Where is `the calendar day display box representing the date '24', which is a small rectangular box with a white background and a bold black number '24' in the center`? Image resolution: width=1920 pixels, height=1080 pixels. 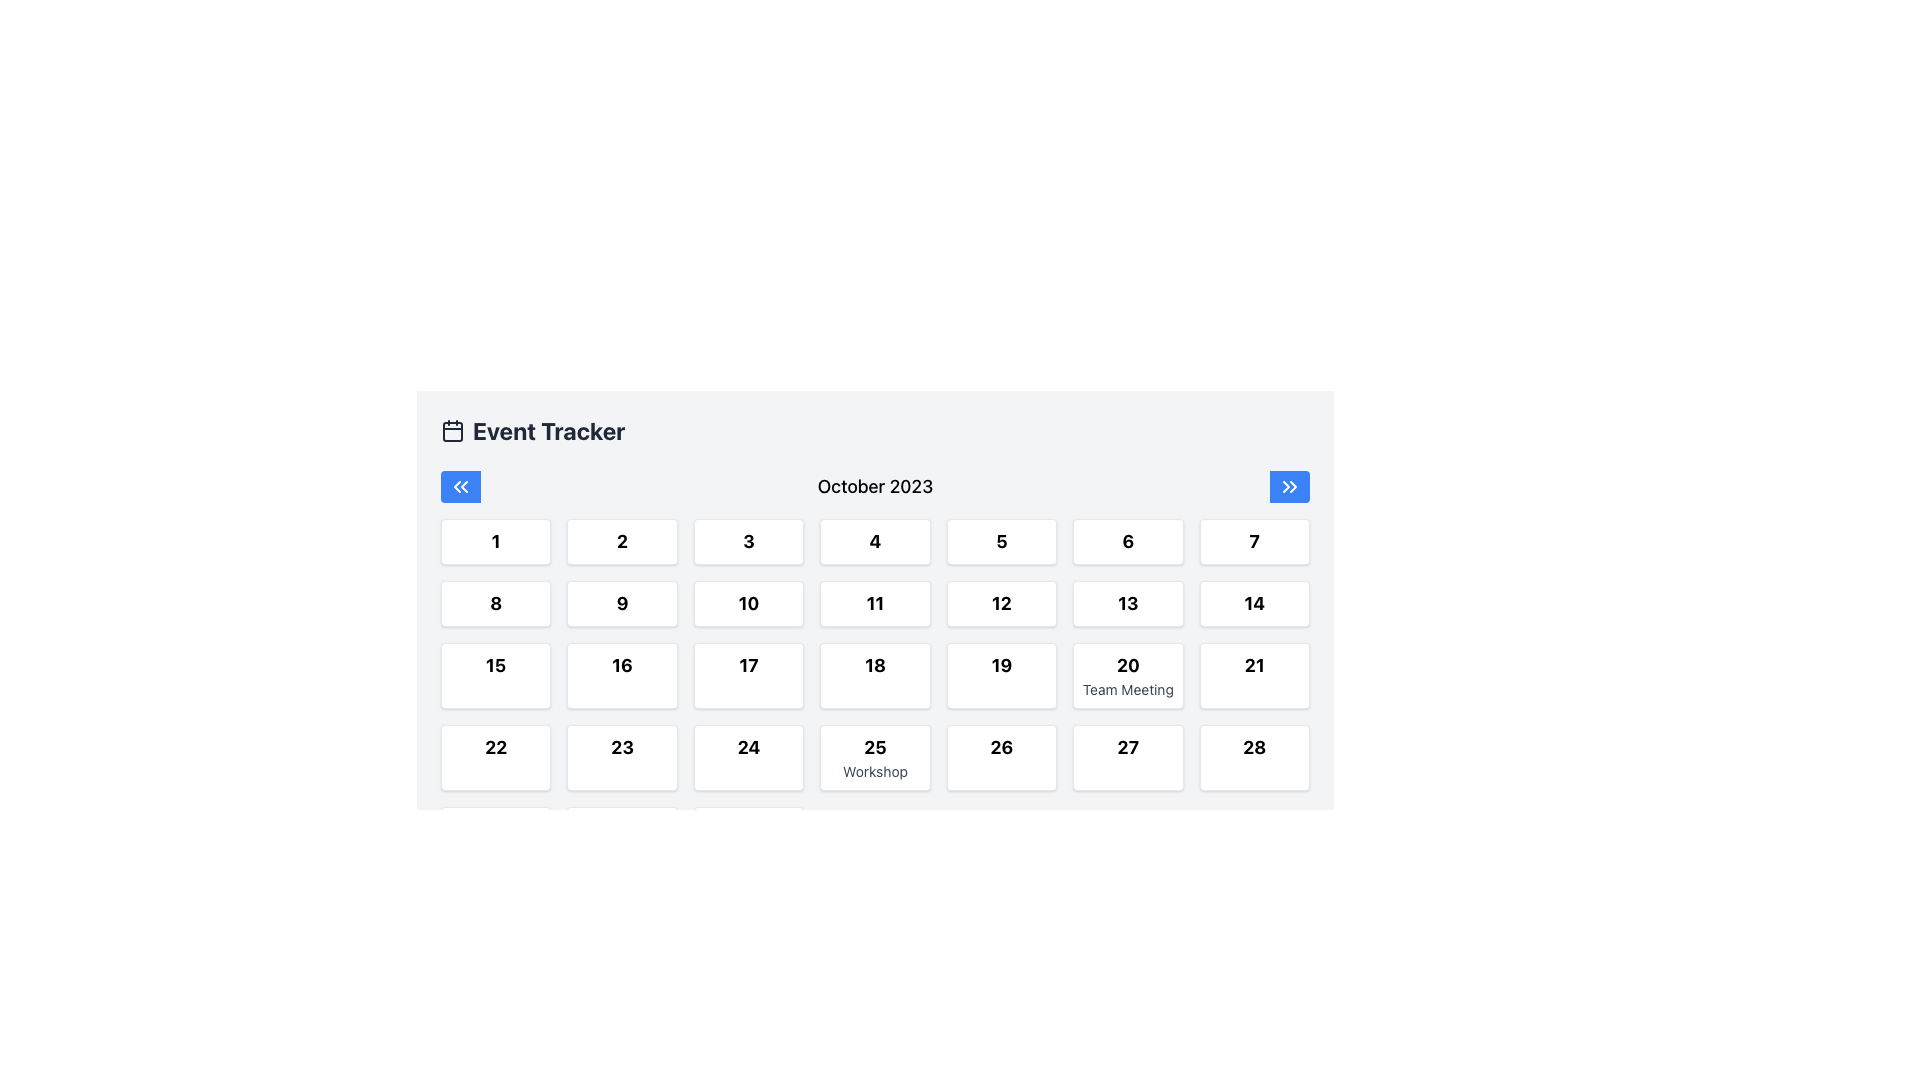
the calendar day display box representing the date '24', which is a small rectangular box with a white background and a bold black number '24' in the center is located at coordinates (747, 758).